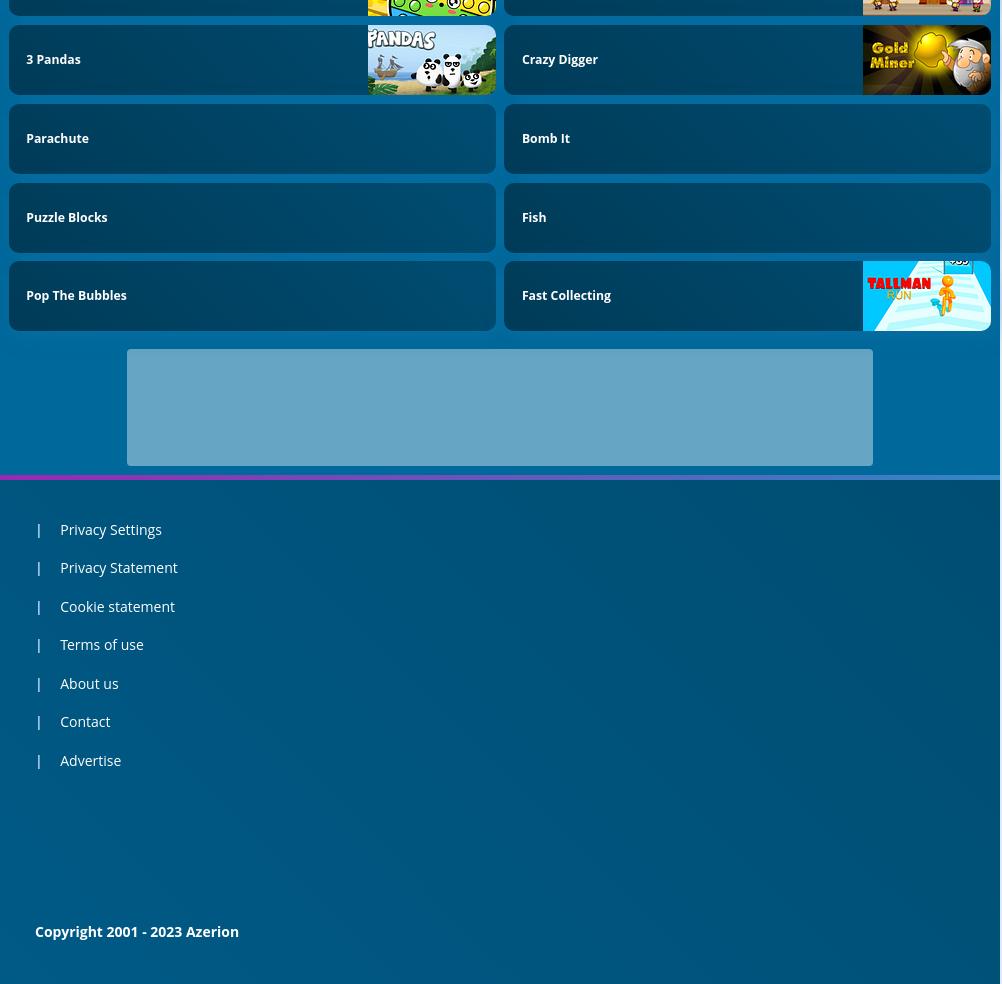 Image resolution: width=1002 pixels, height=984 pixels. I want to click on 'Fish', so click(533, 216).